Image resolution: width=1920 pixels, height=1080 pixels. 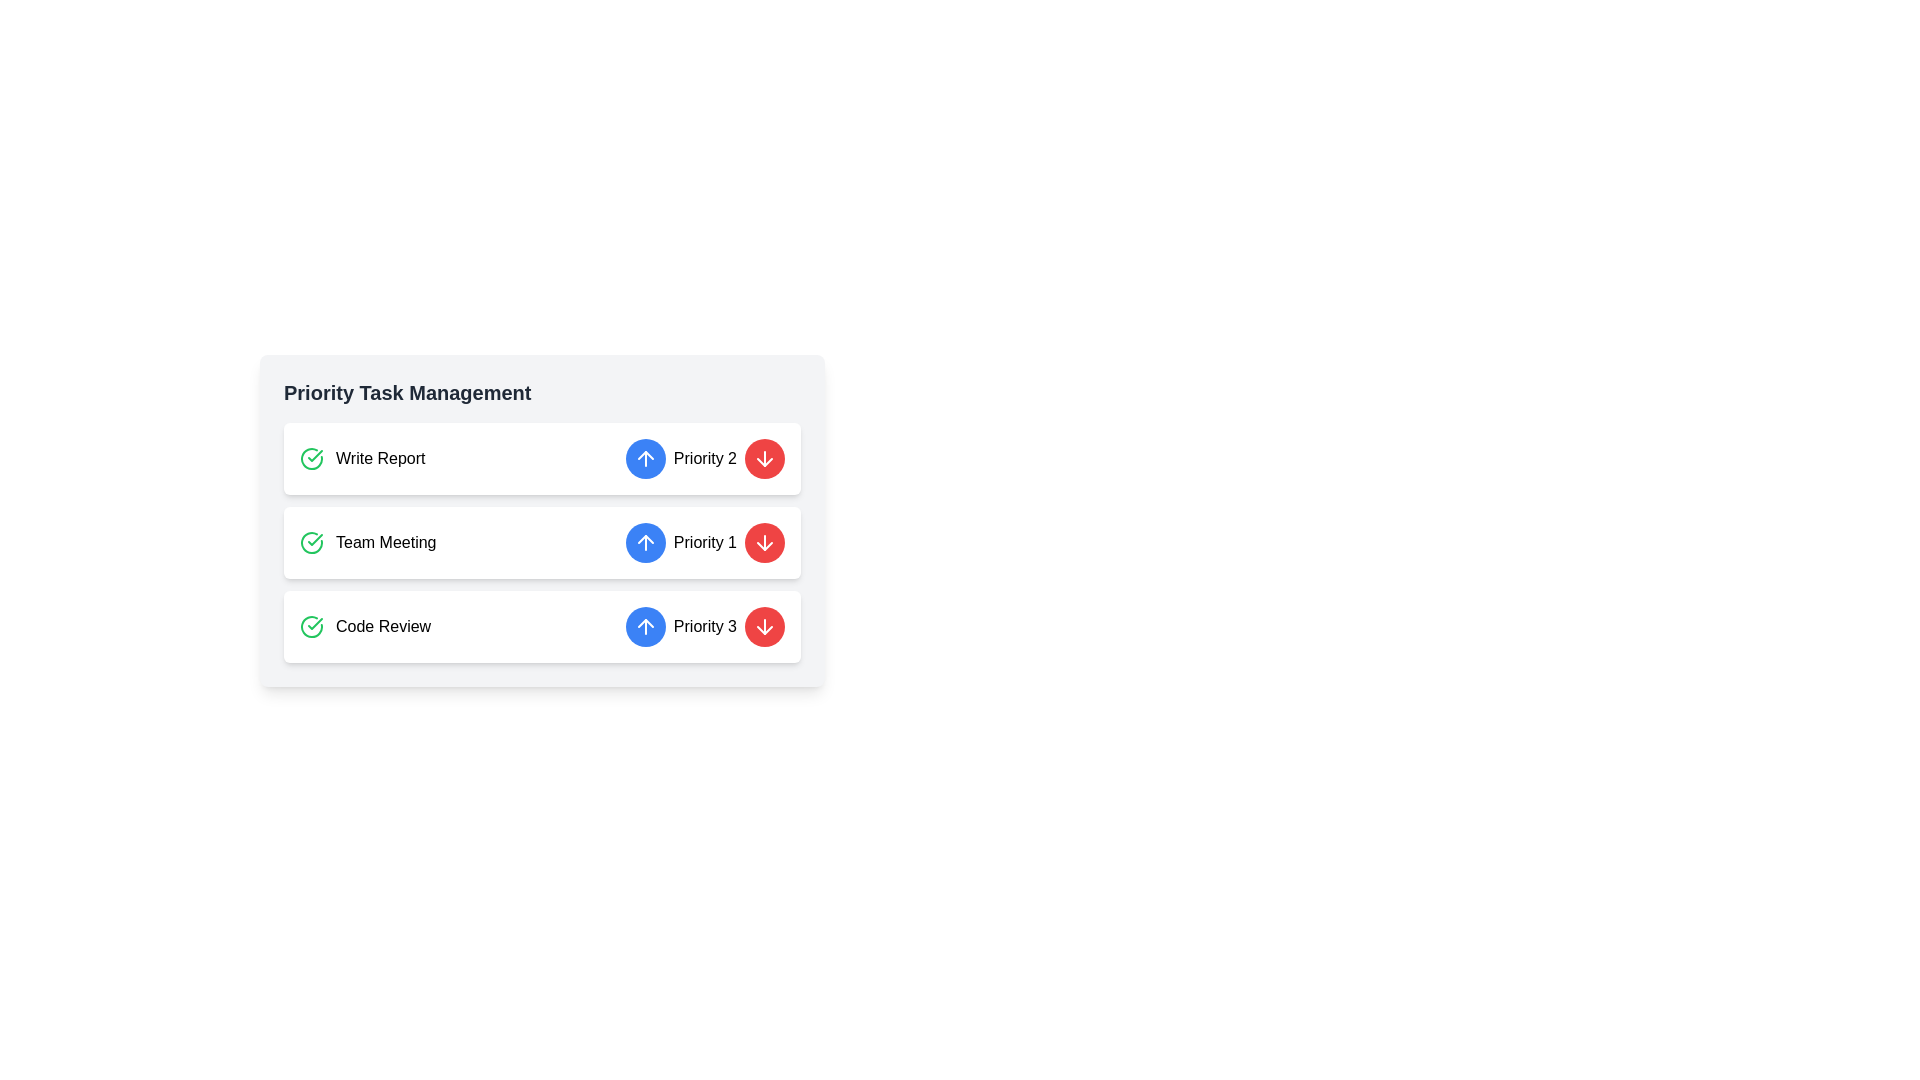 I want to click on the circular button with a dark blue background and a white upward arrow icon, so click(x=645, y=459).